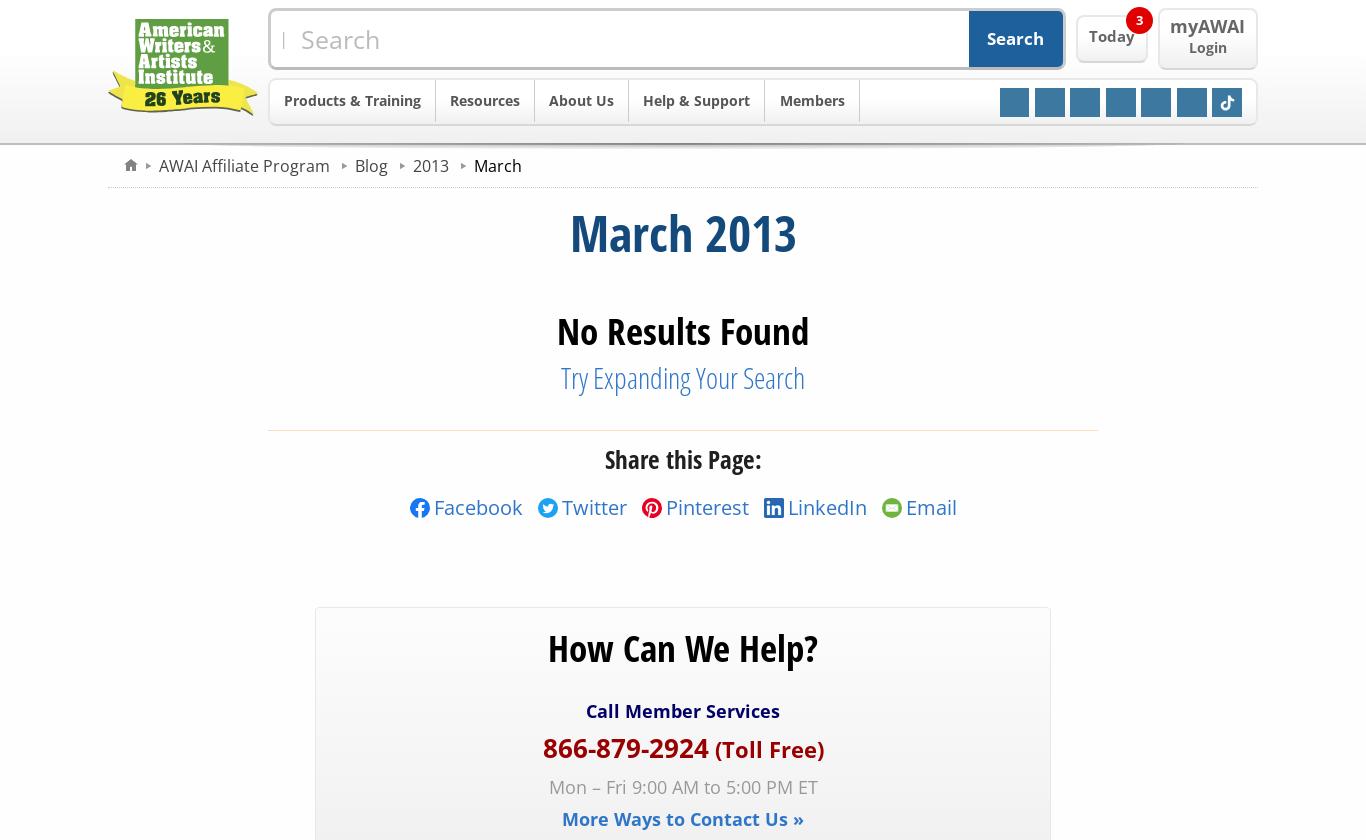 The image size is (1366, 840). Describe the element at coordinates (245, 164) in the screenshot. I see `'AWAI Affiliate Program'` at that location.